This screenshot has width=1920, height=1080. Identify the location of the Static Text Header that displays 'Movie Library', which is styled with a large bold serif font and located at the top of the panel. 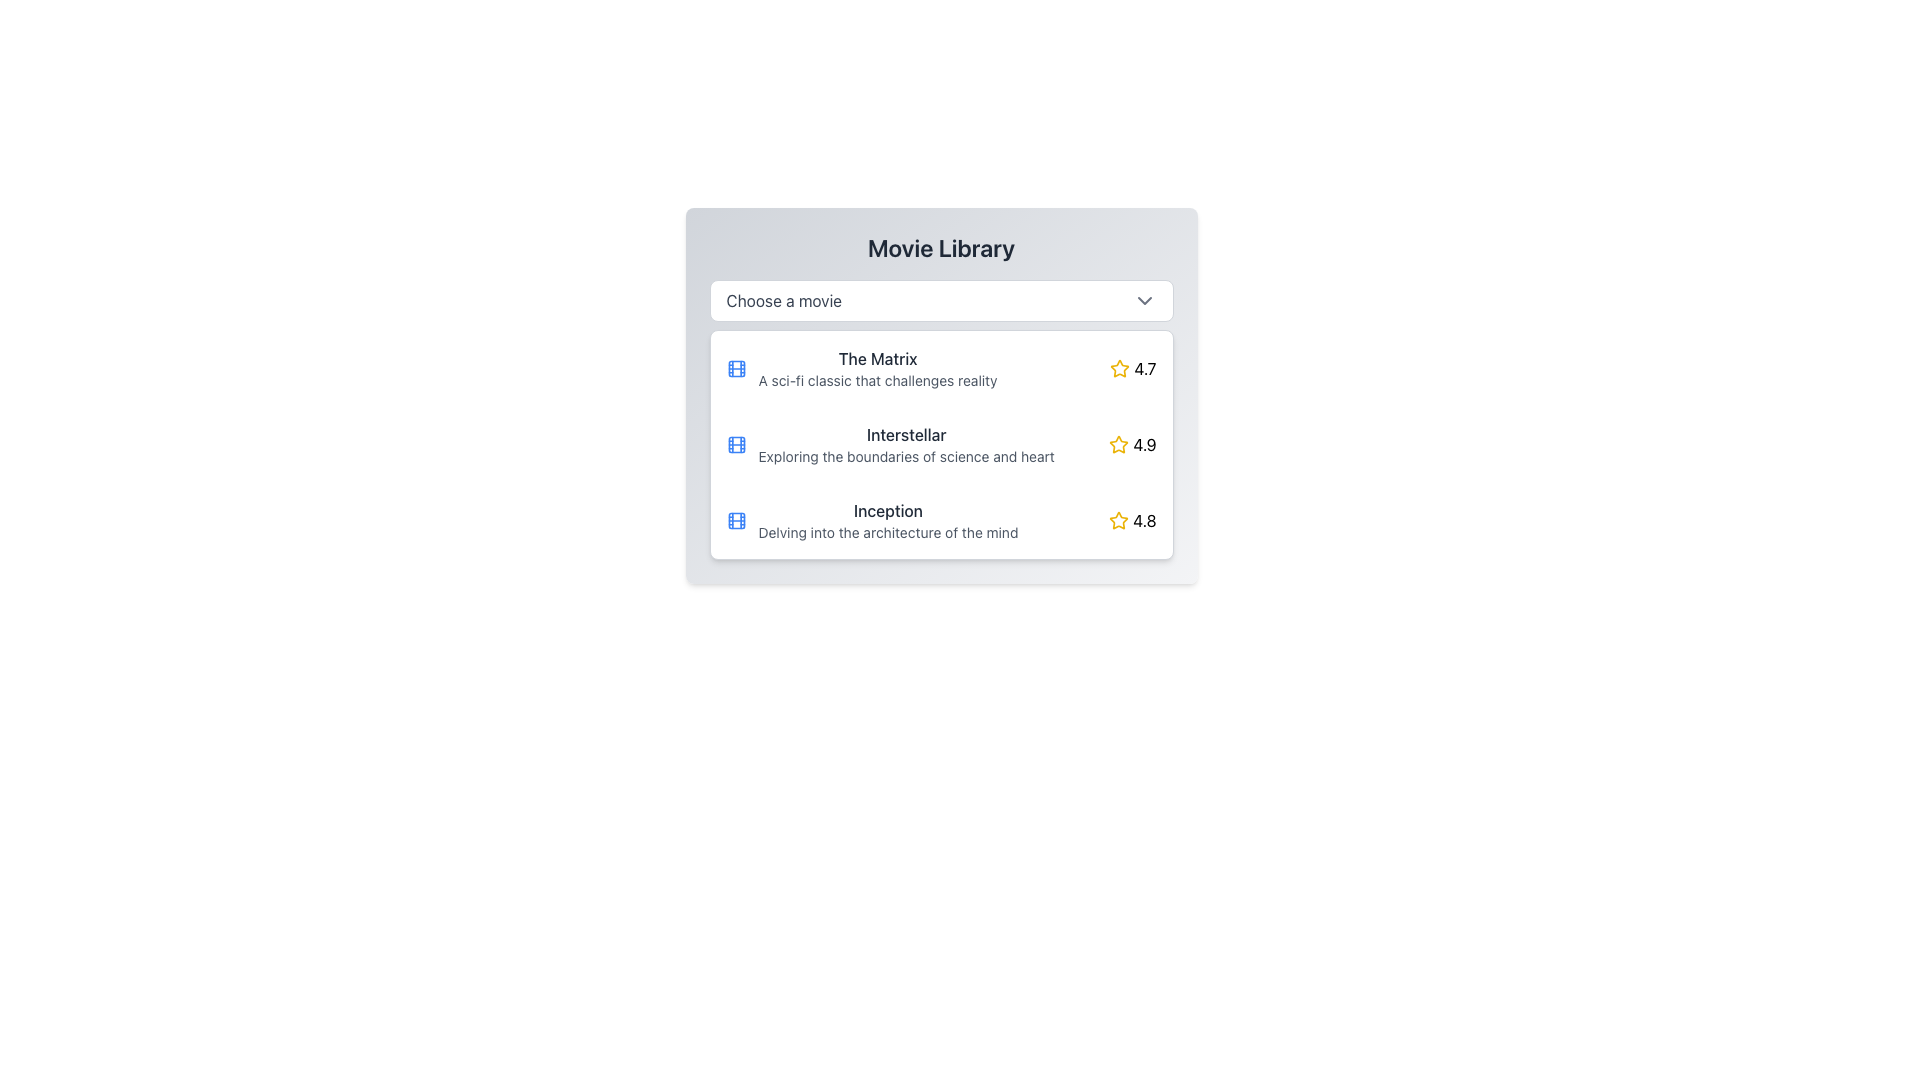
(940, 246).